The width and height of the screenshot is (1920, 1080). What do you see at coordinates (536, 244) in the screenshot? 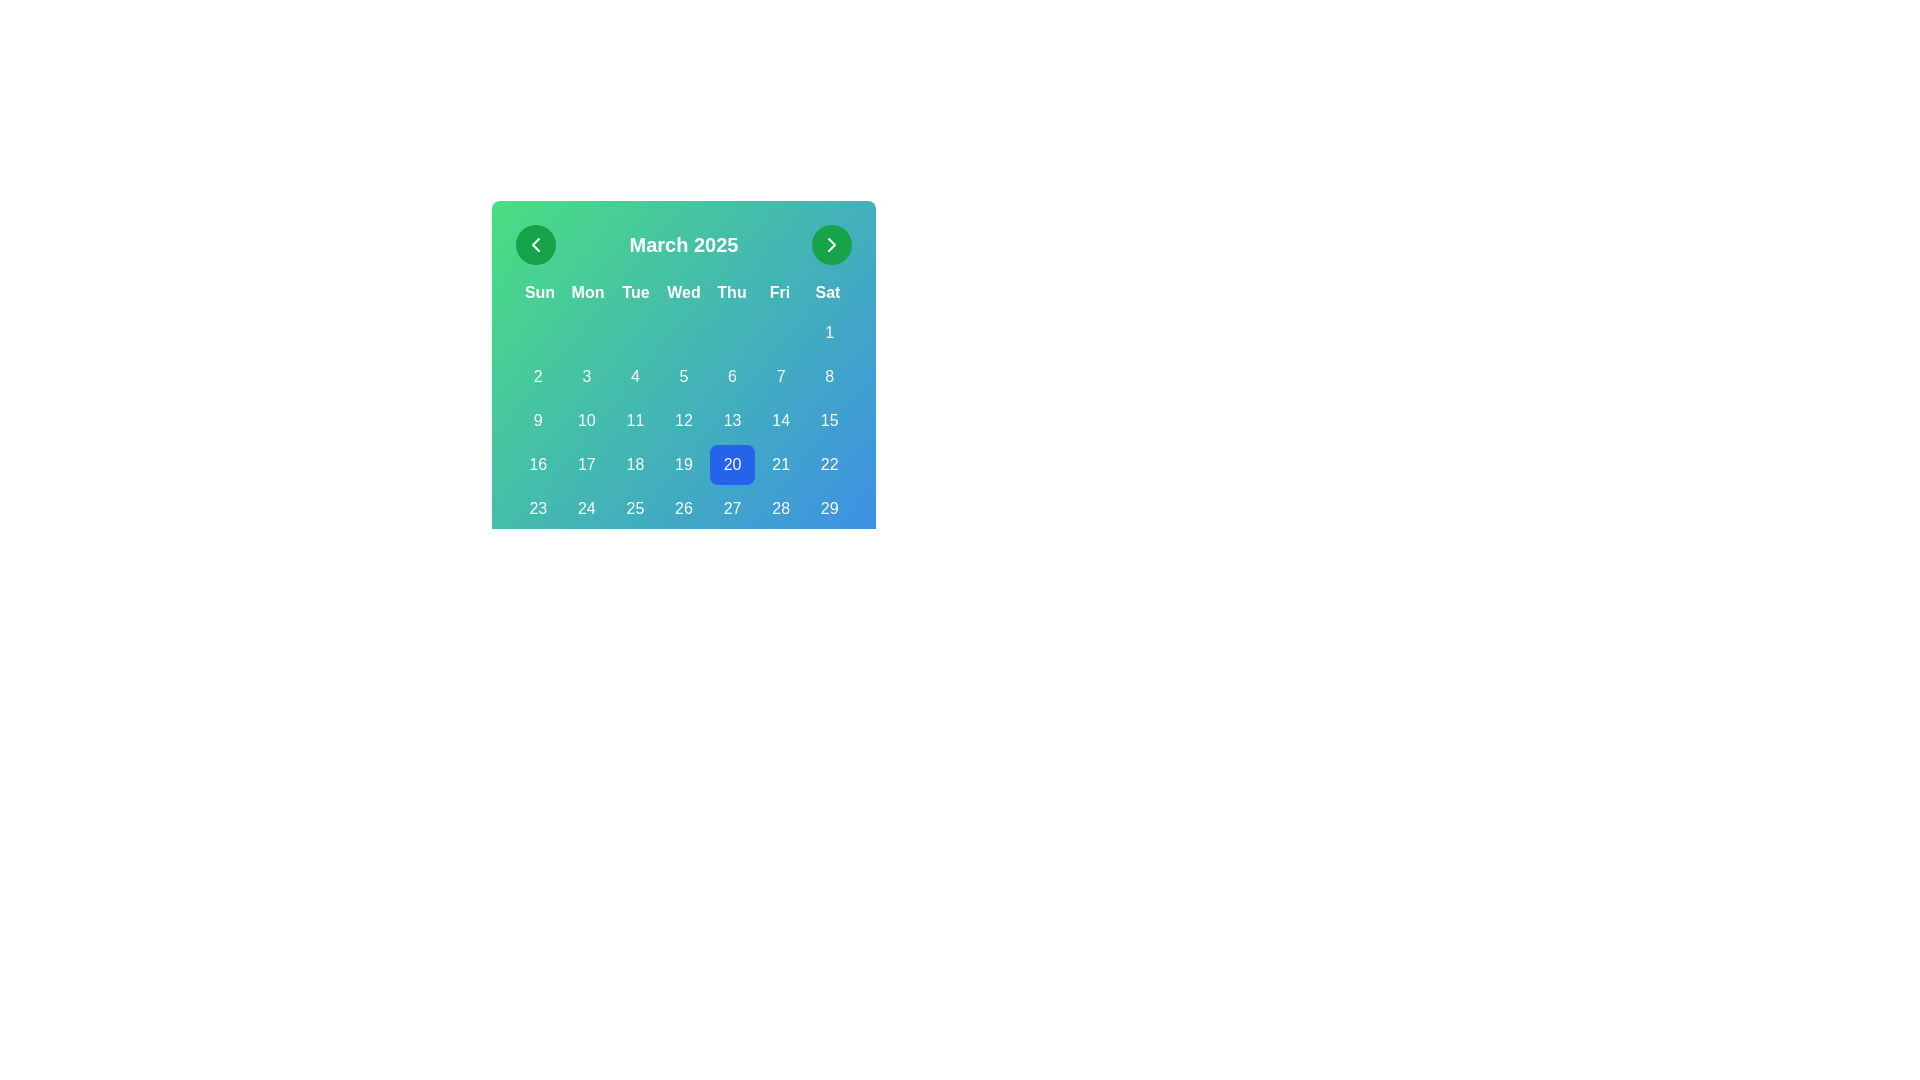
I see `the left-pointing arrow icon within the green circular button located to the left of the 'March 2025' text in the calendar header bar` at bounding box center [536, 244].